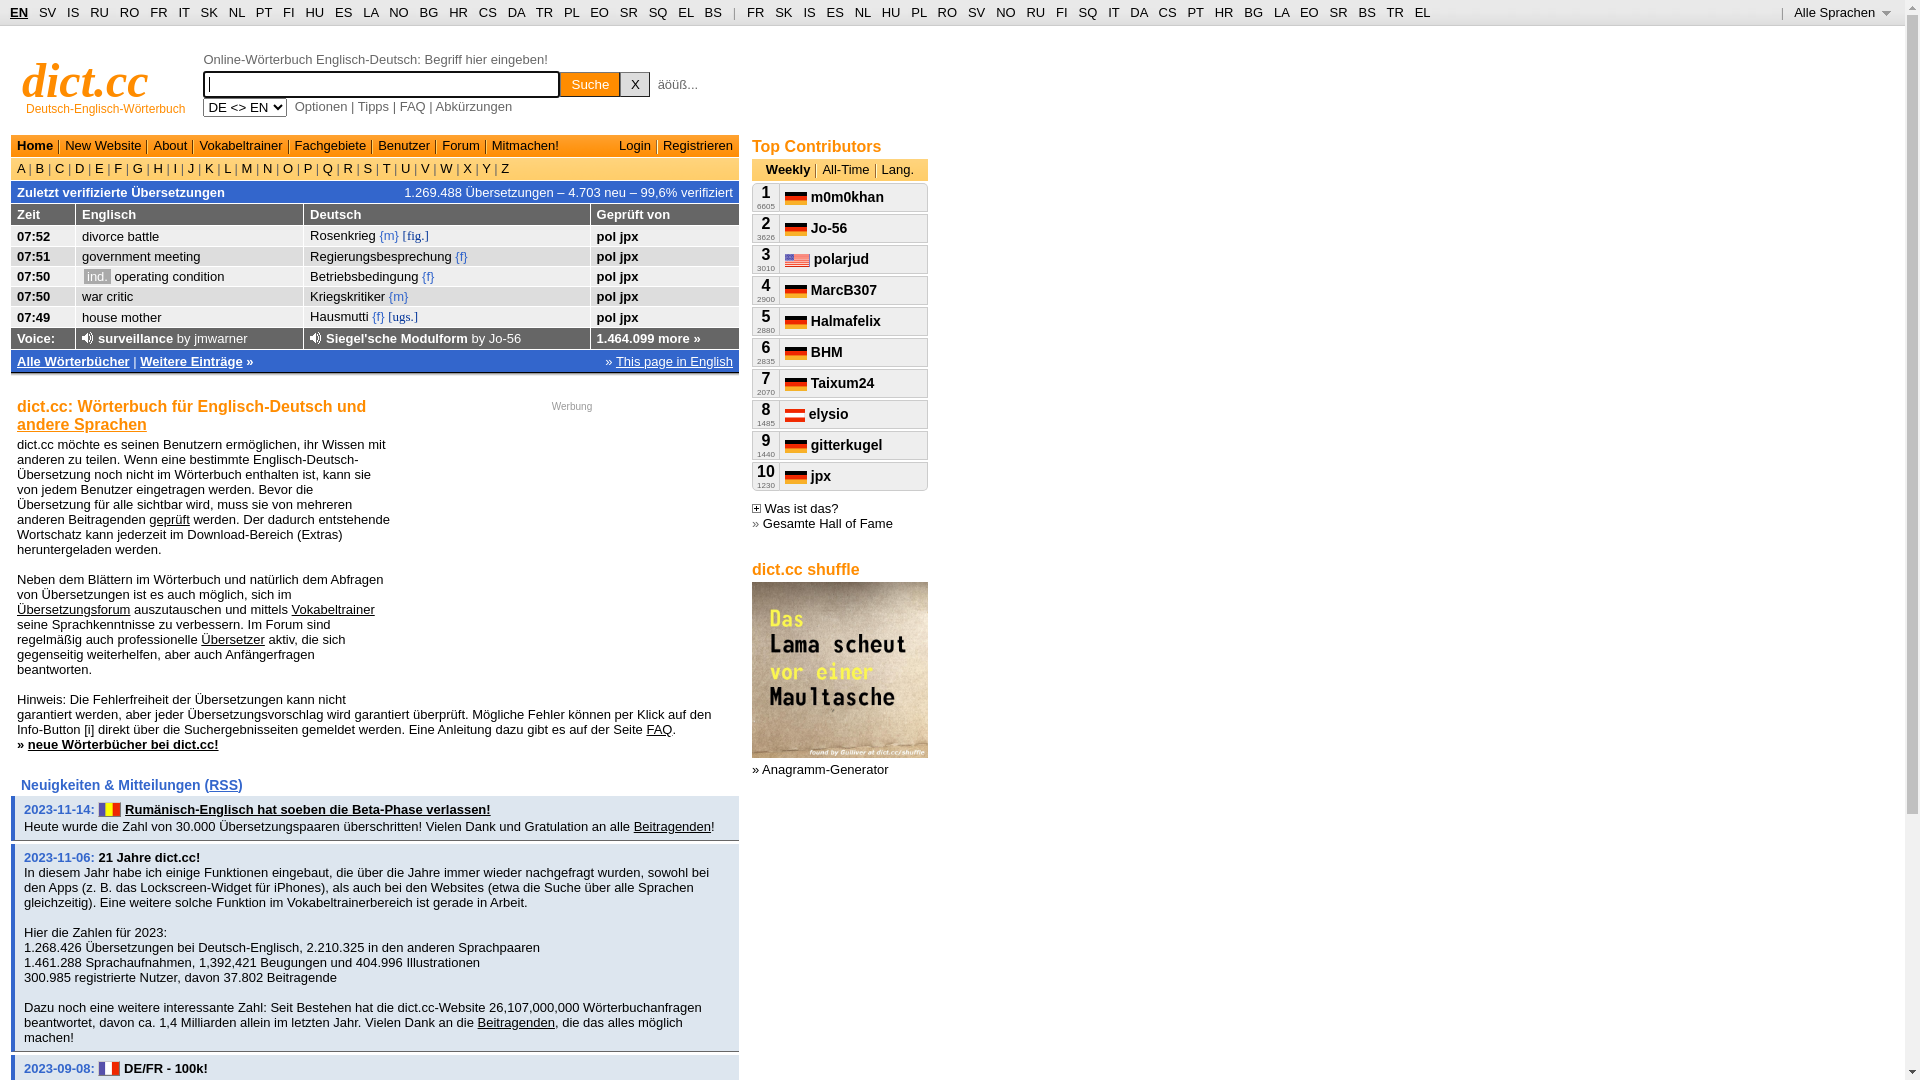  What do you see at coordinates (9, 12) in the screenshot?
I see `'EN'` at bounding box center [9, 12].